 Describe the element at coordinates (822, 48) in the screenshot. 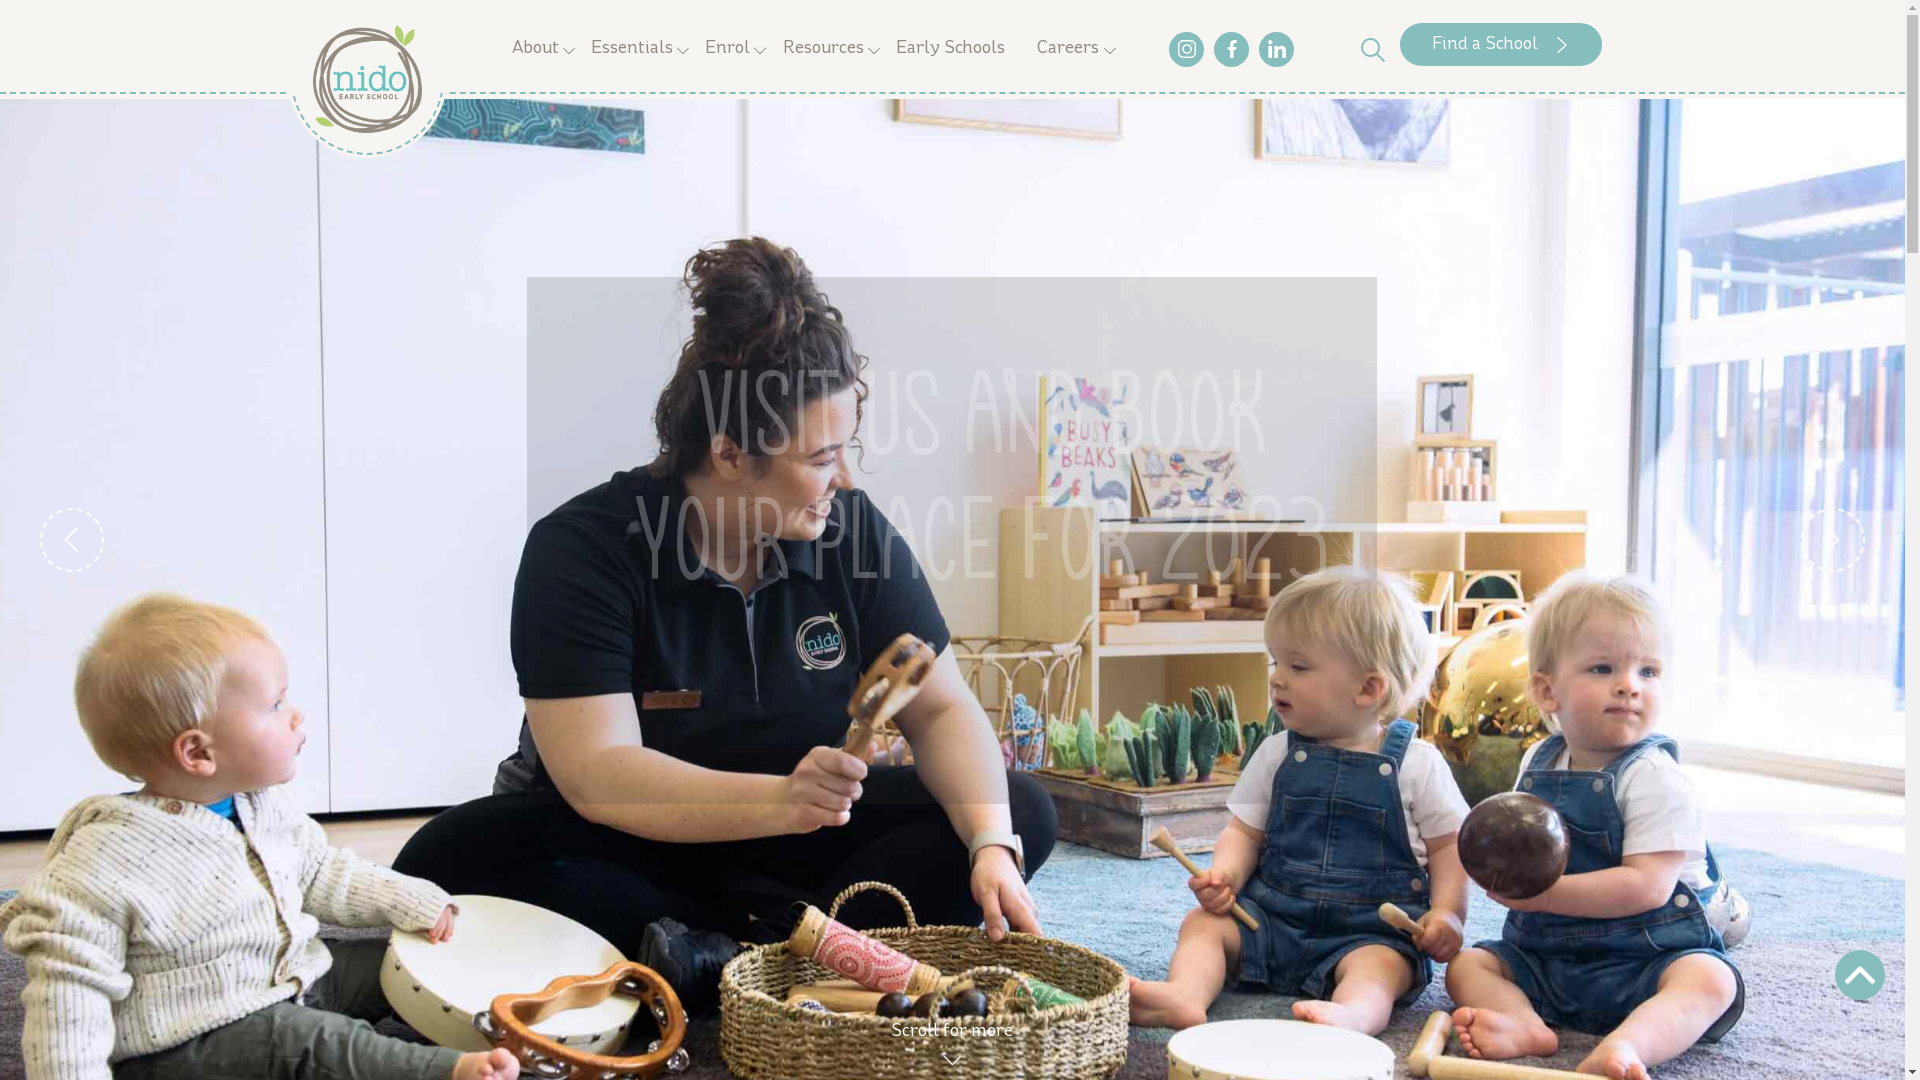

I see `'Resources'` at that location.